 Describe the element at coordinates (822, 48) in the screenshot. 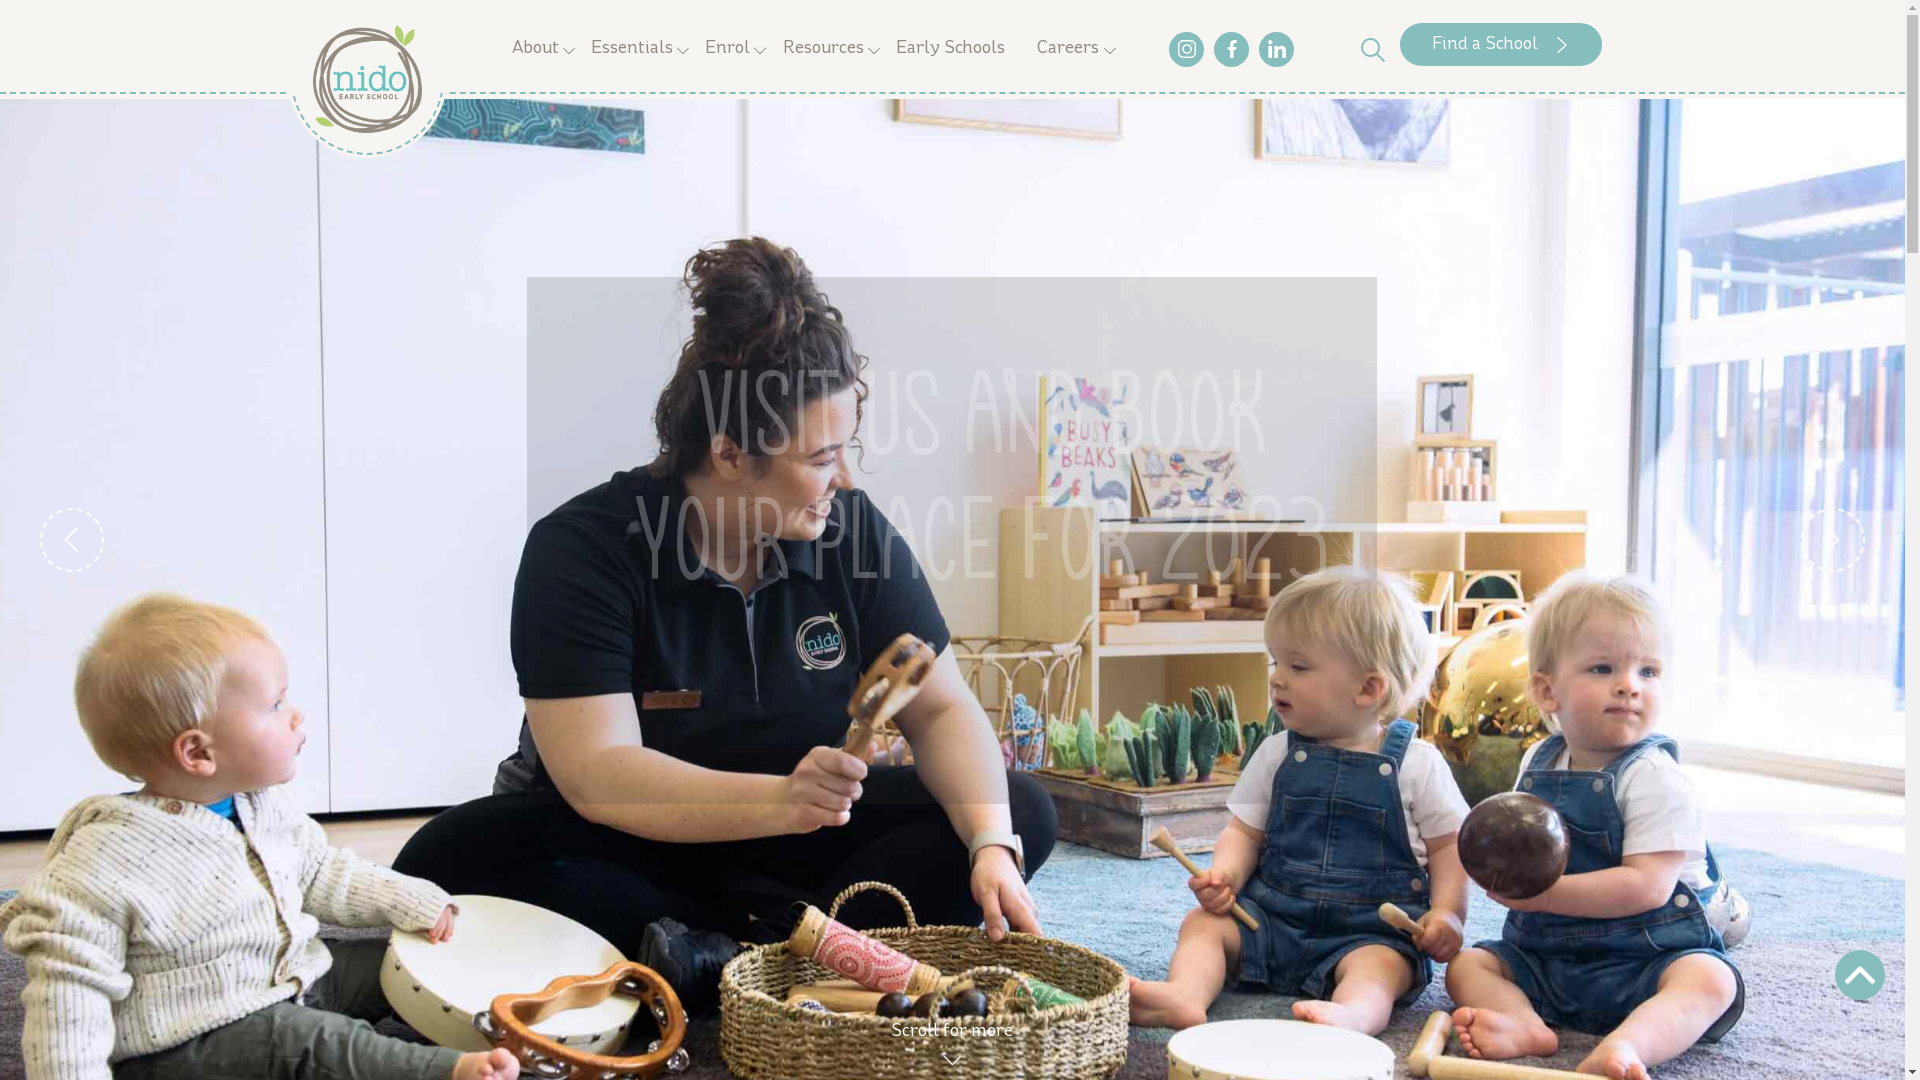

I see `'Resources'` at that location.